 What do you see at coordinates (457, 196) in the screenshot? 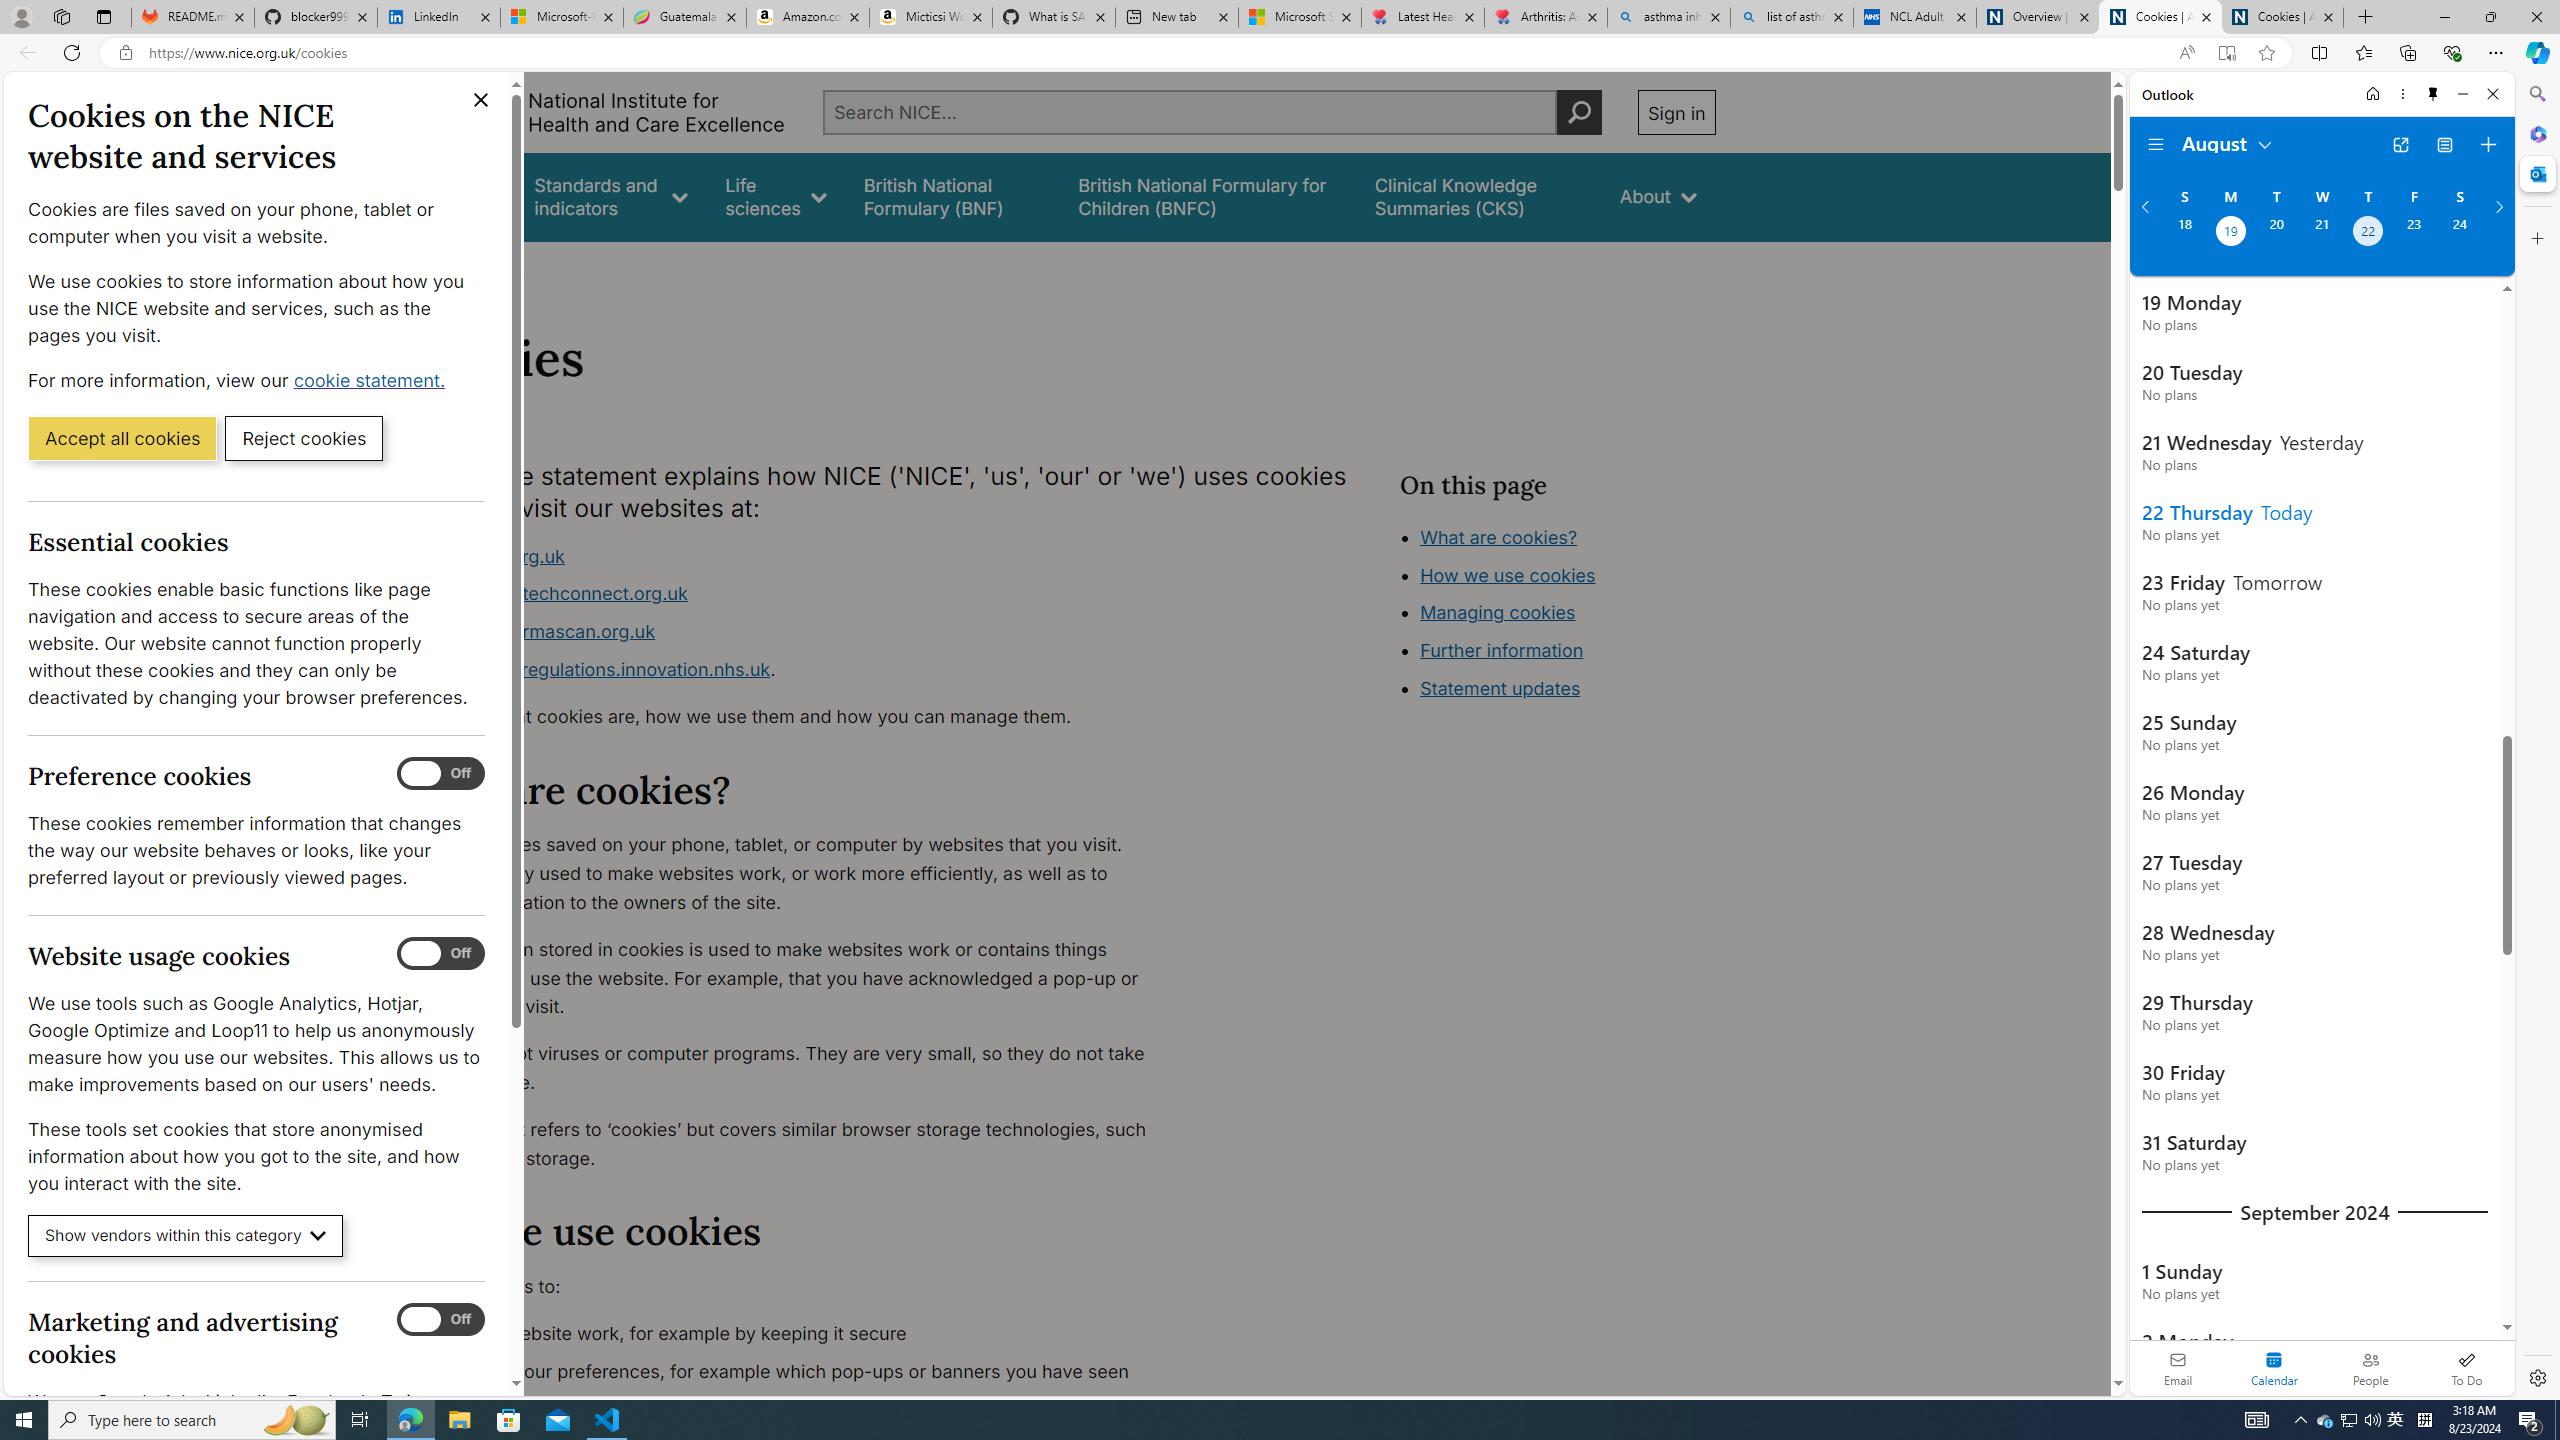
I see `'Guidance'` at bounding box center [457, 196].